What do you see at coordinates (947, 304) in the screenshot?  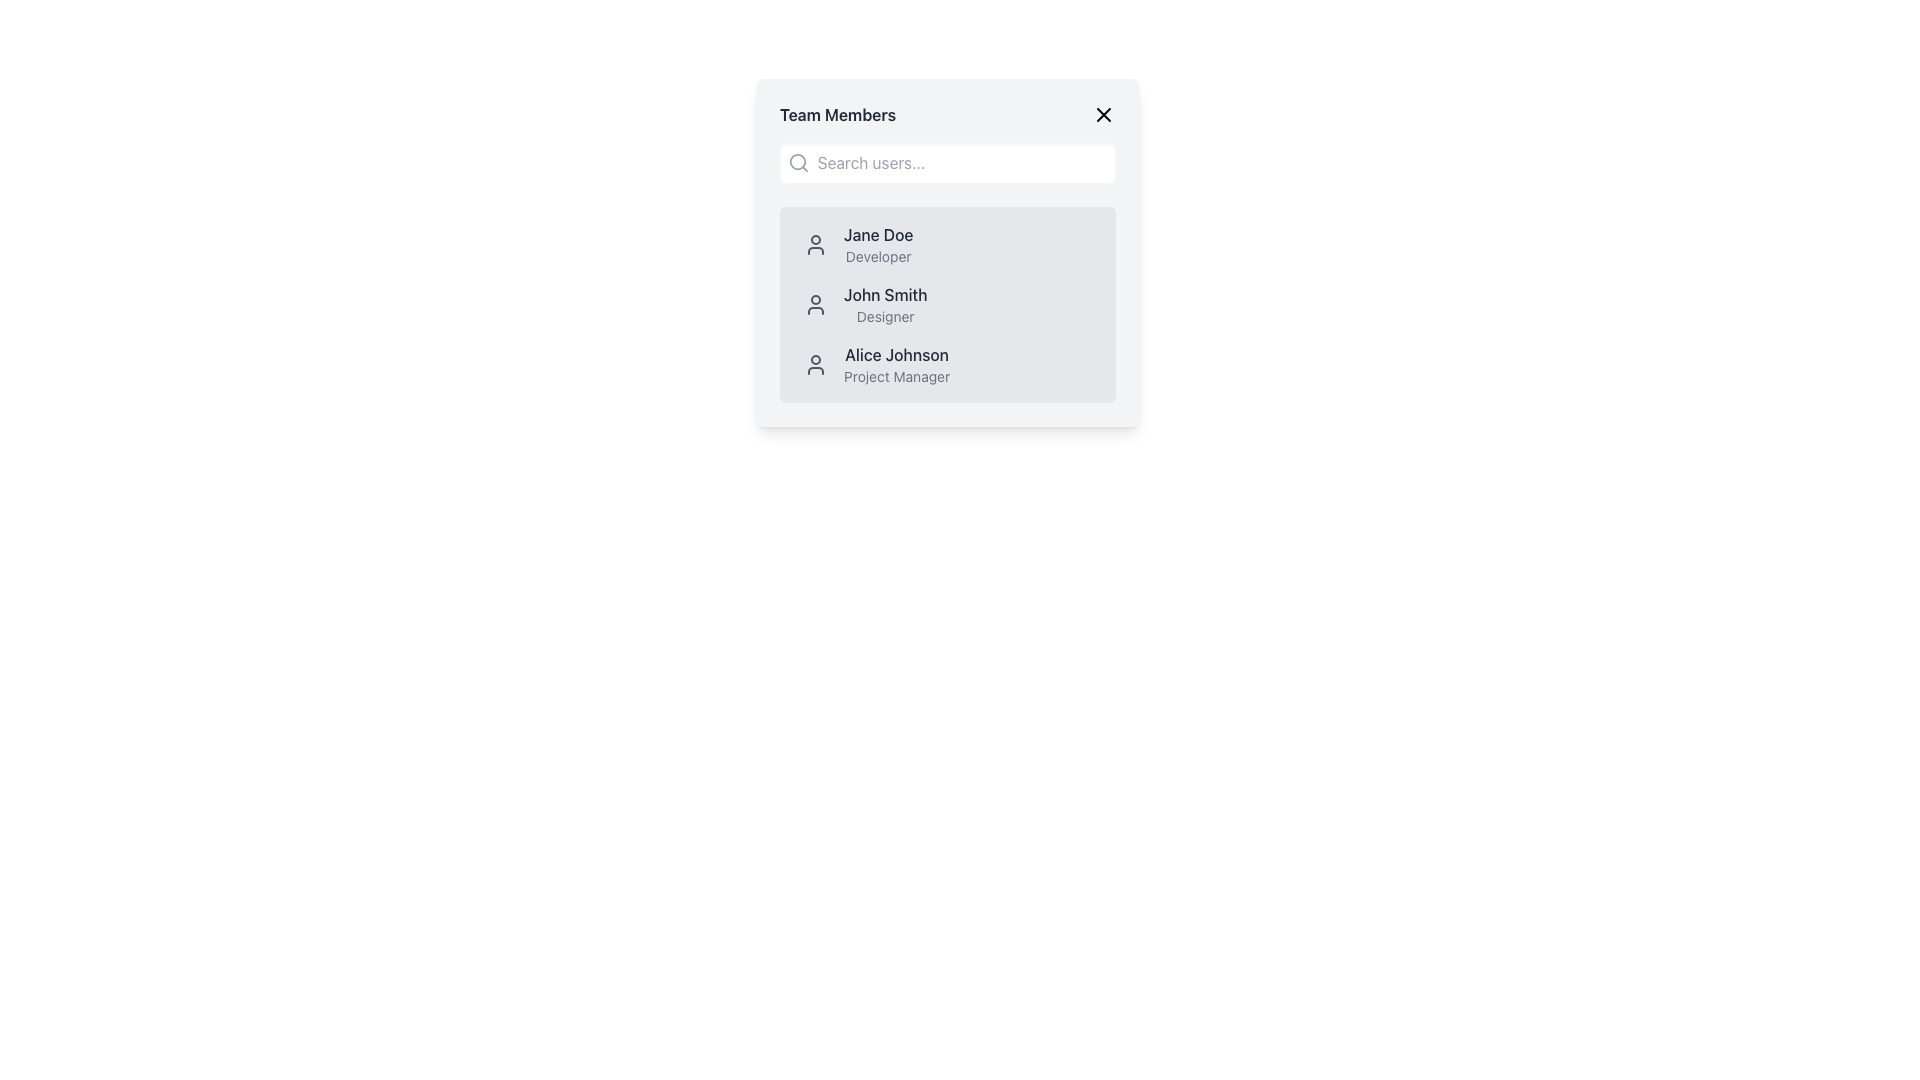 I see `the List item group displaying user information for team members, located below the search bar in the 'Team Members' section` at bounding box center [947, 304].